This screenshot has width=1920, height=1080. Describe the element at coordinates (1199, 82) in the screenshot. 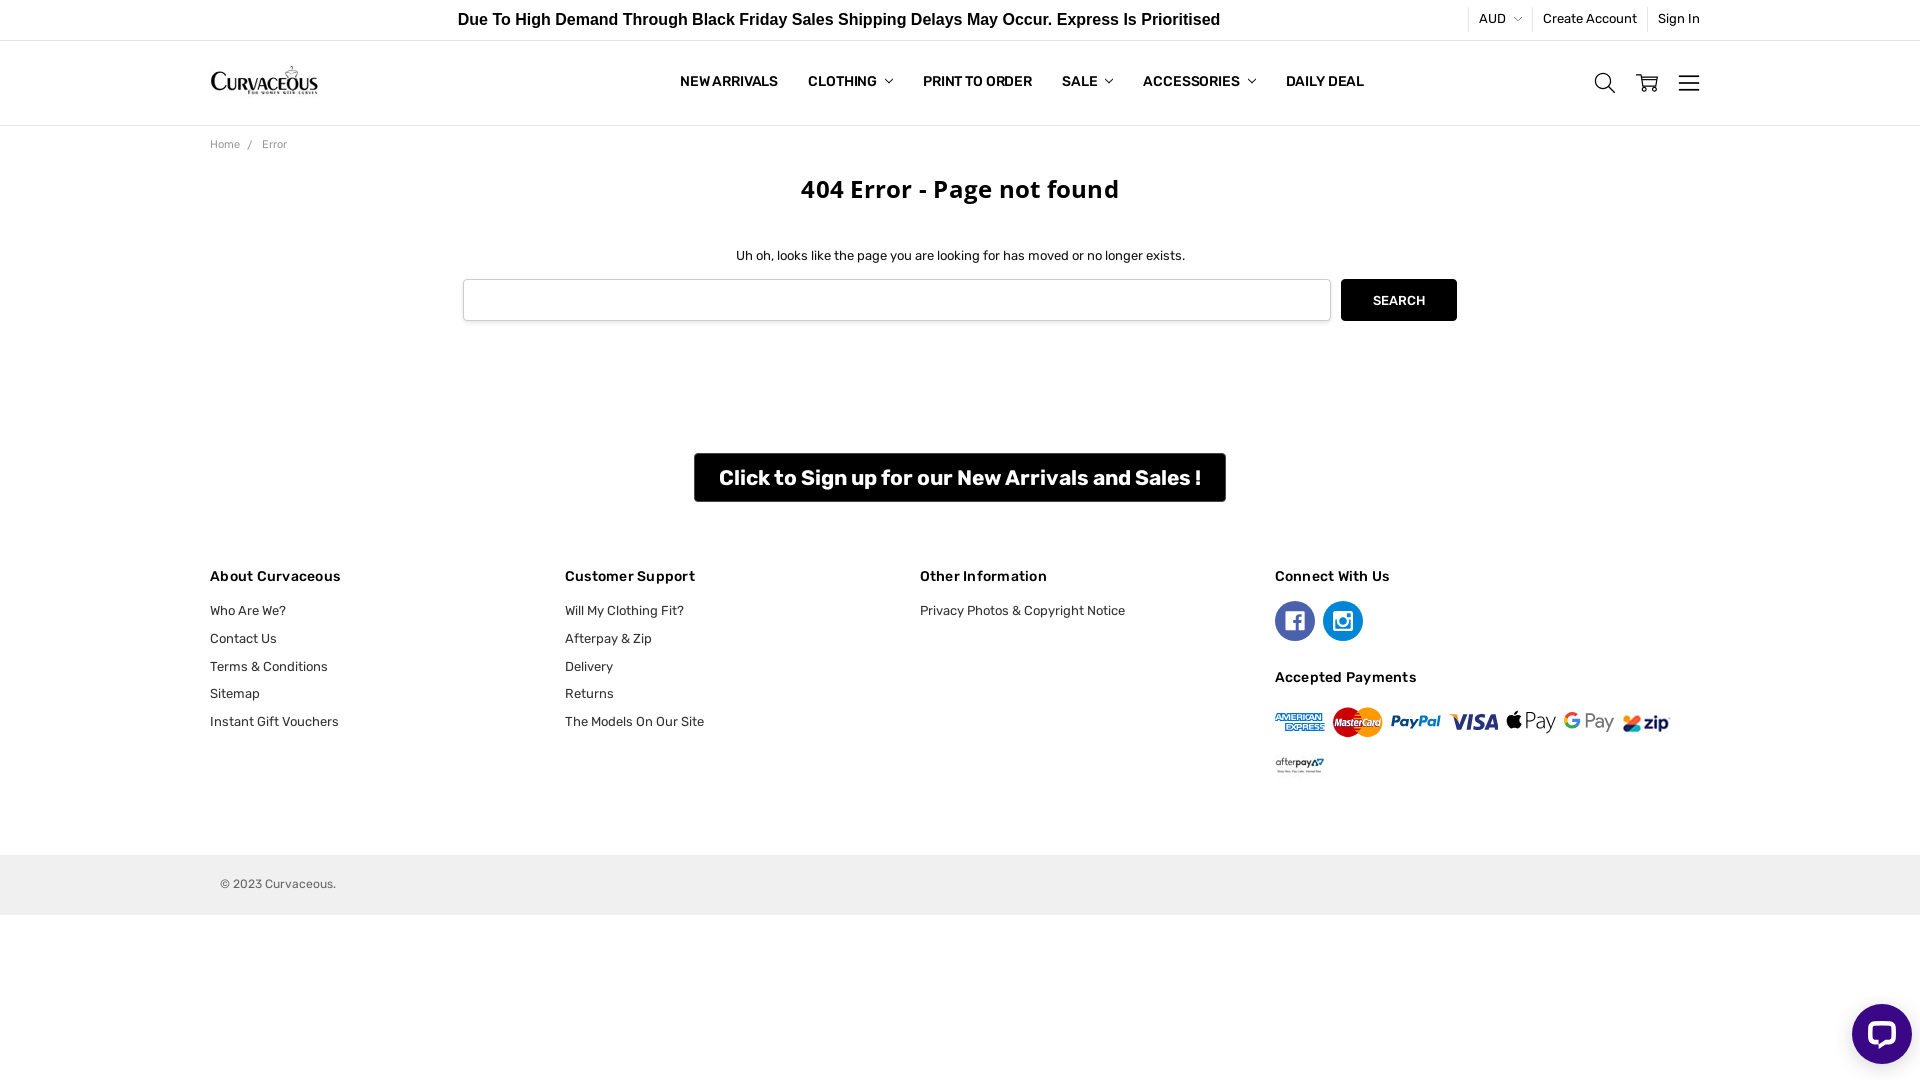

I see `'ACCESSORIES'` at that location.